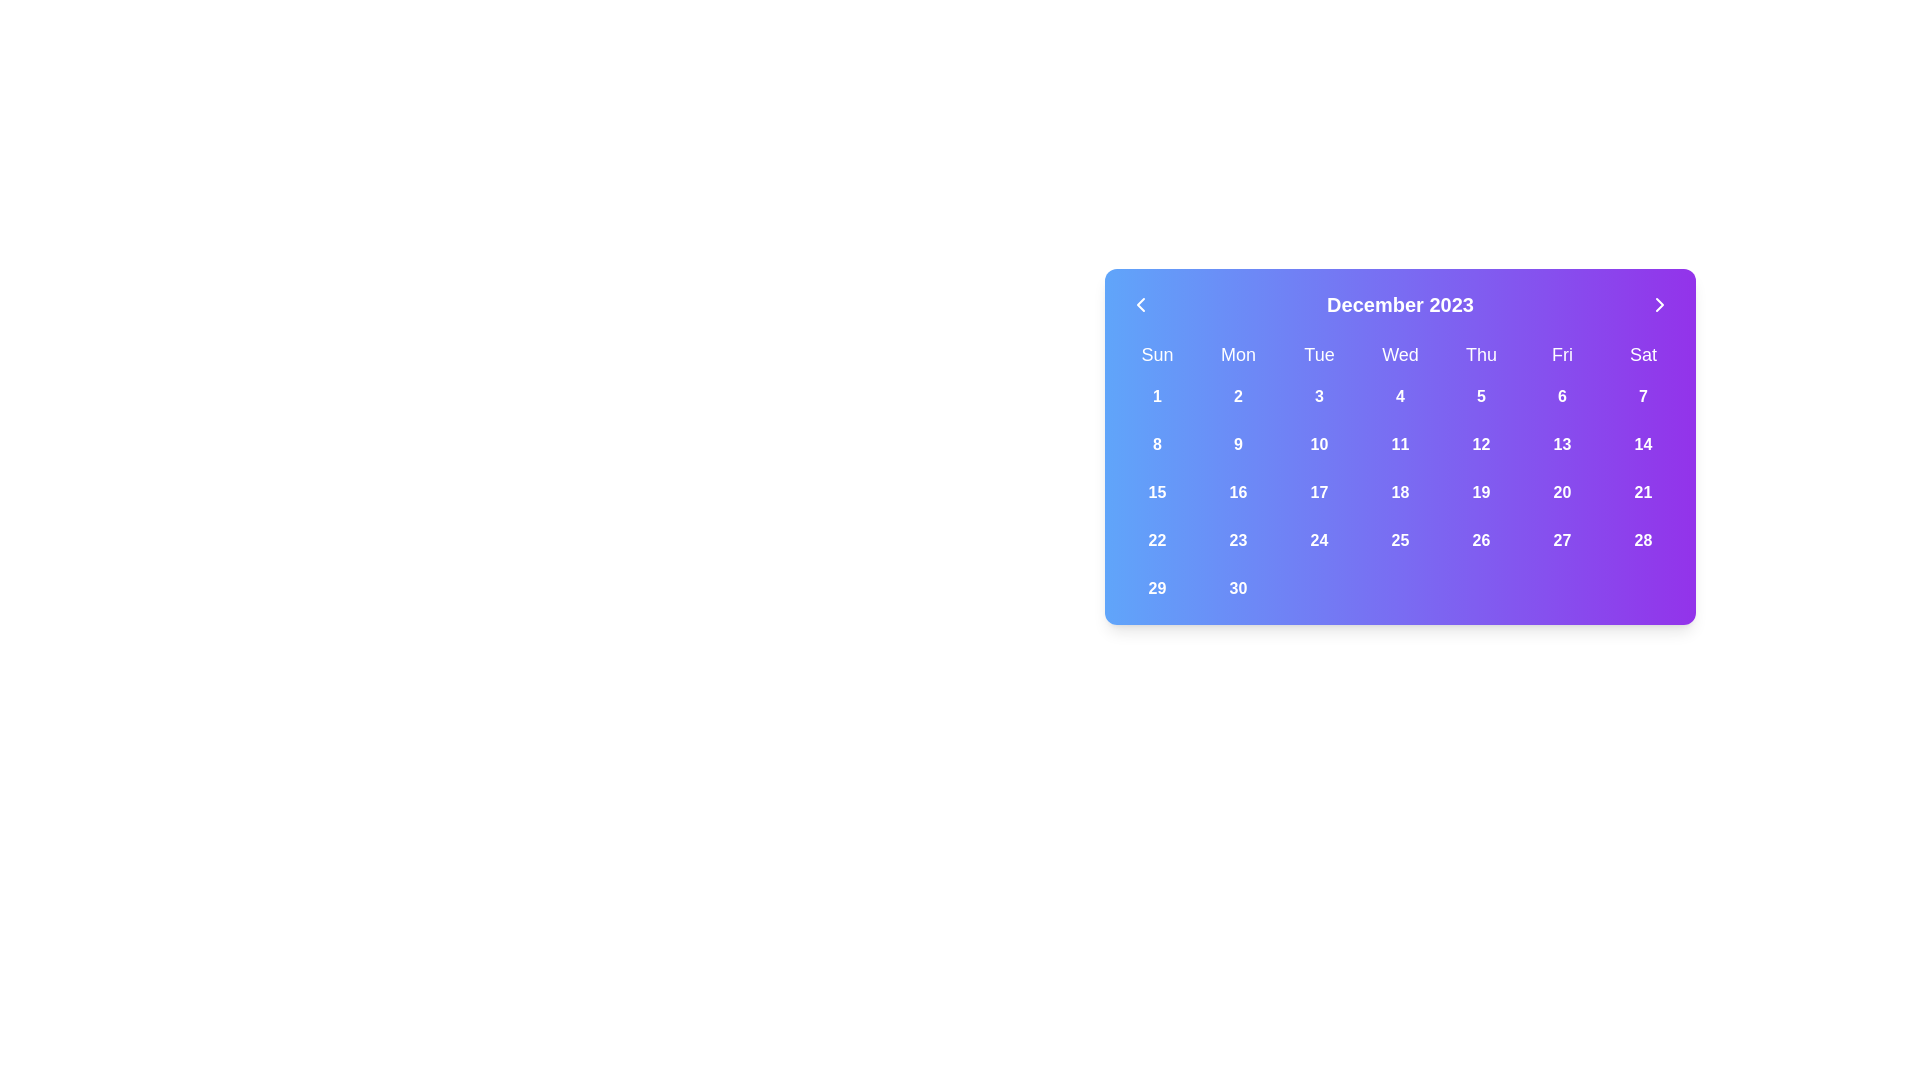 The image size is (1920, 1080). What do you see at coordinates (1399, 304) in the screenshot?
I see `the text label that displays the currently selected month and year in the calendar header` at bounding box center [1399, 304].